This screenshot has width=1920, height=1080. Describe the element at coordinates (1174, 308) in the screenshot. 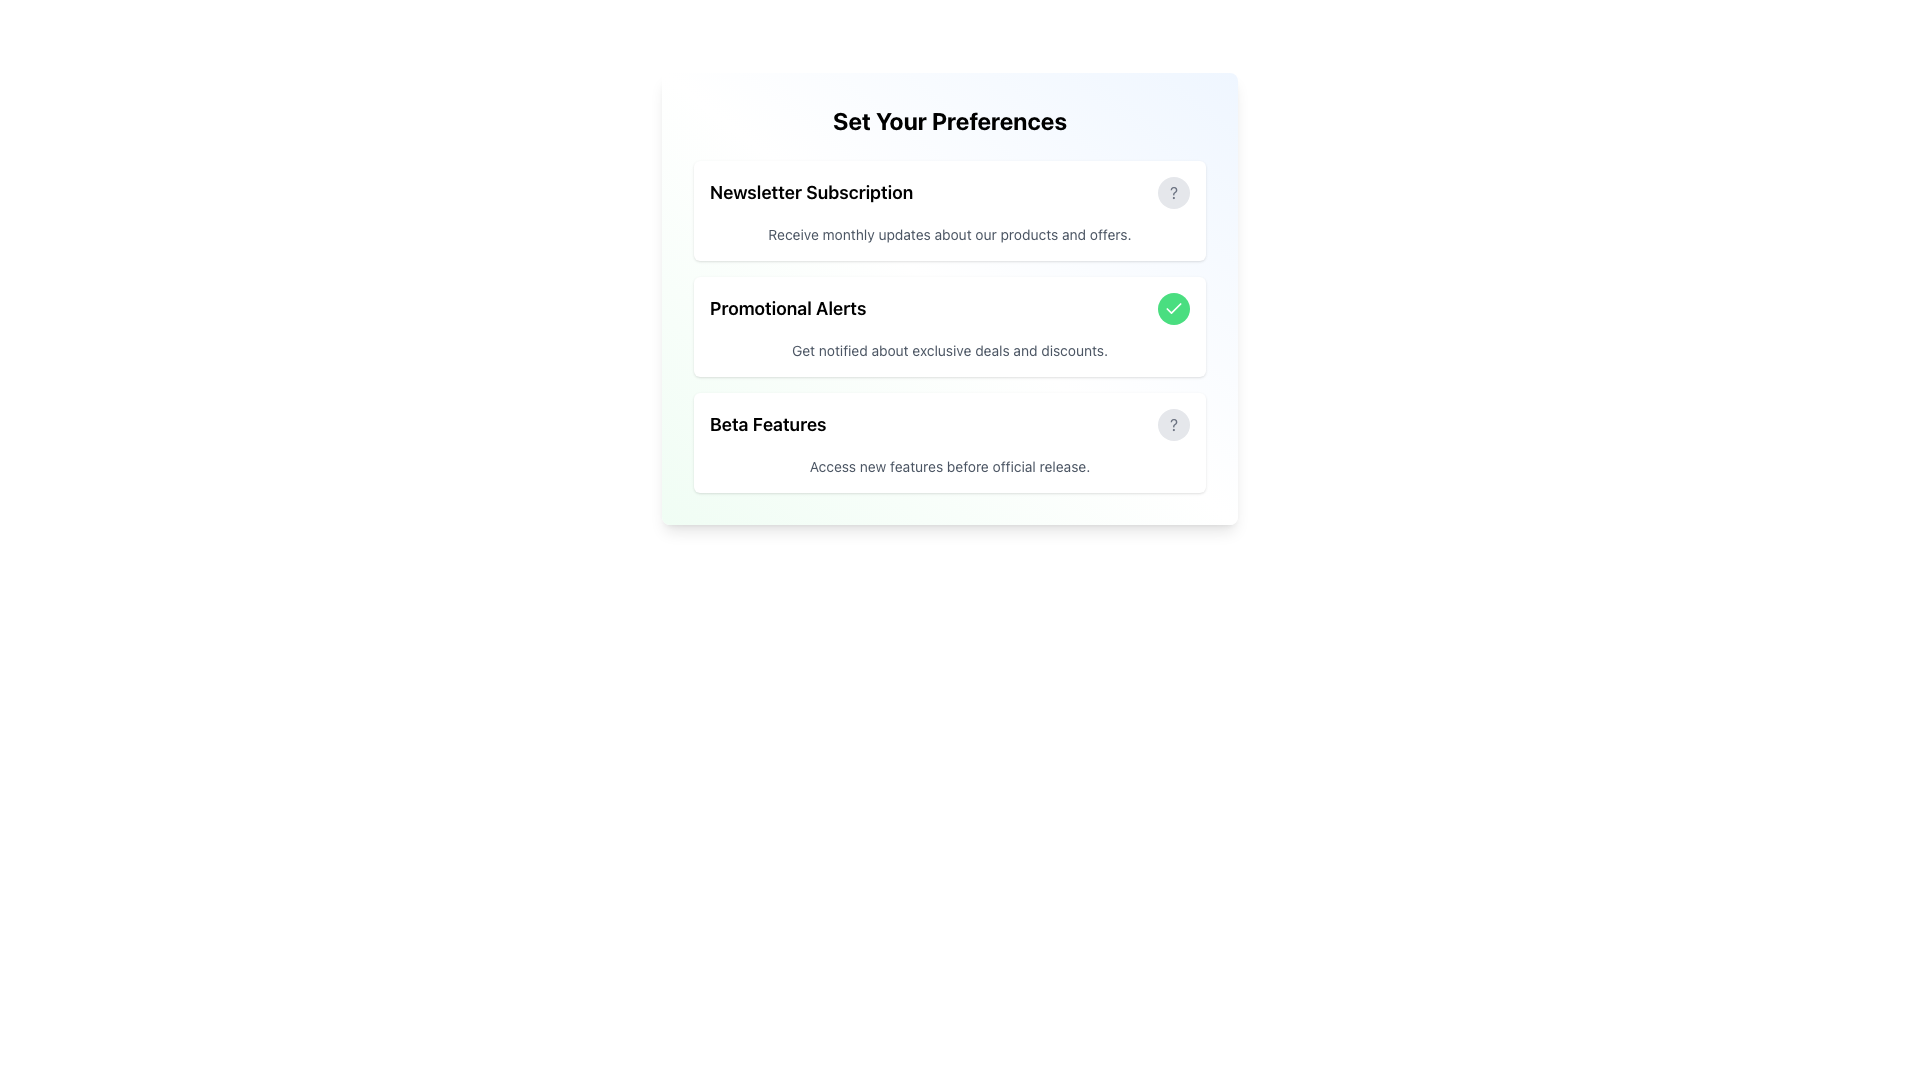

I see `the completed state indication of the green circular checkmark icon within the button located to the right of the 'Promotional Alerts' option` at that location.